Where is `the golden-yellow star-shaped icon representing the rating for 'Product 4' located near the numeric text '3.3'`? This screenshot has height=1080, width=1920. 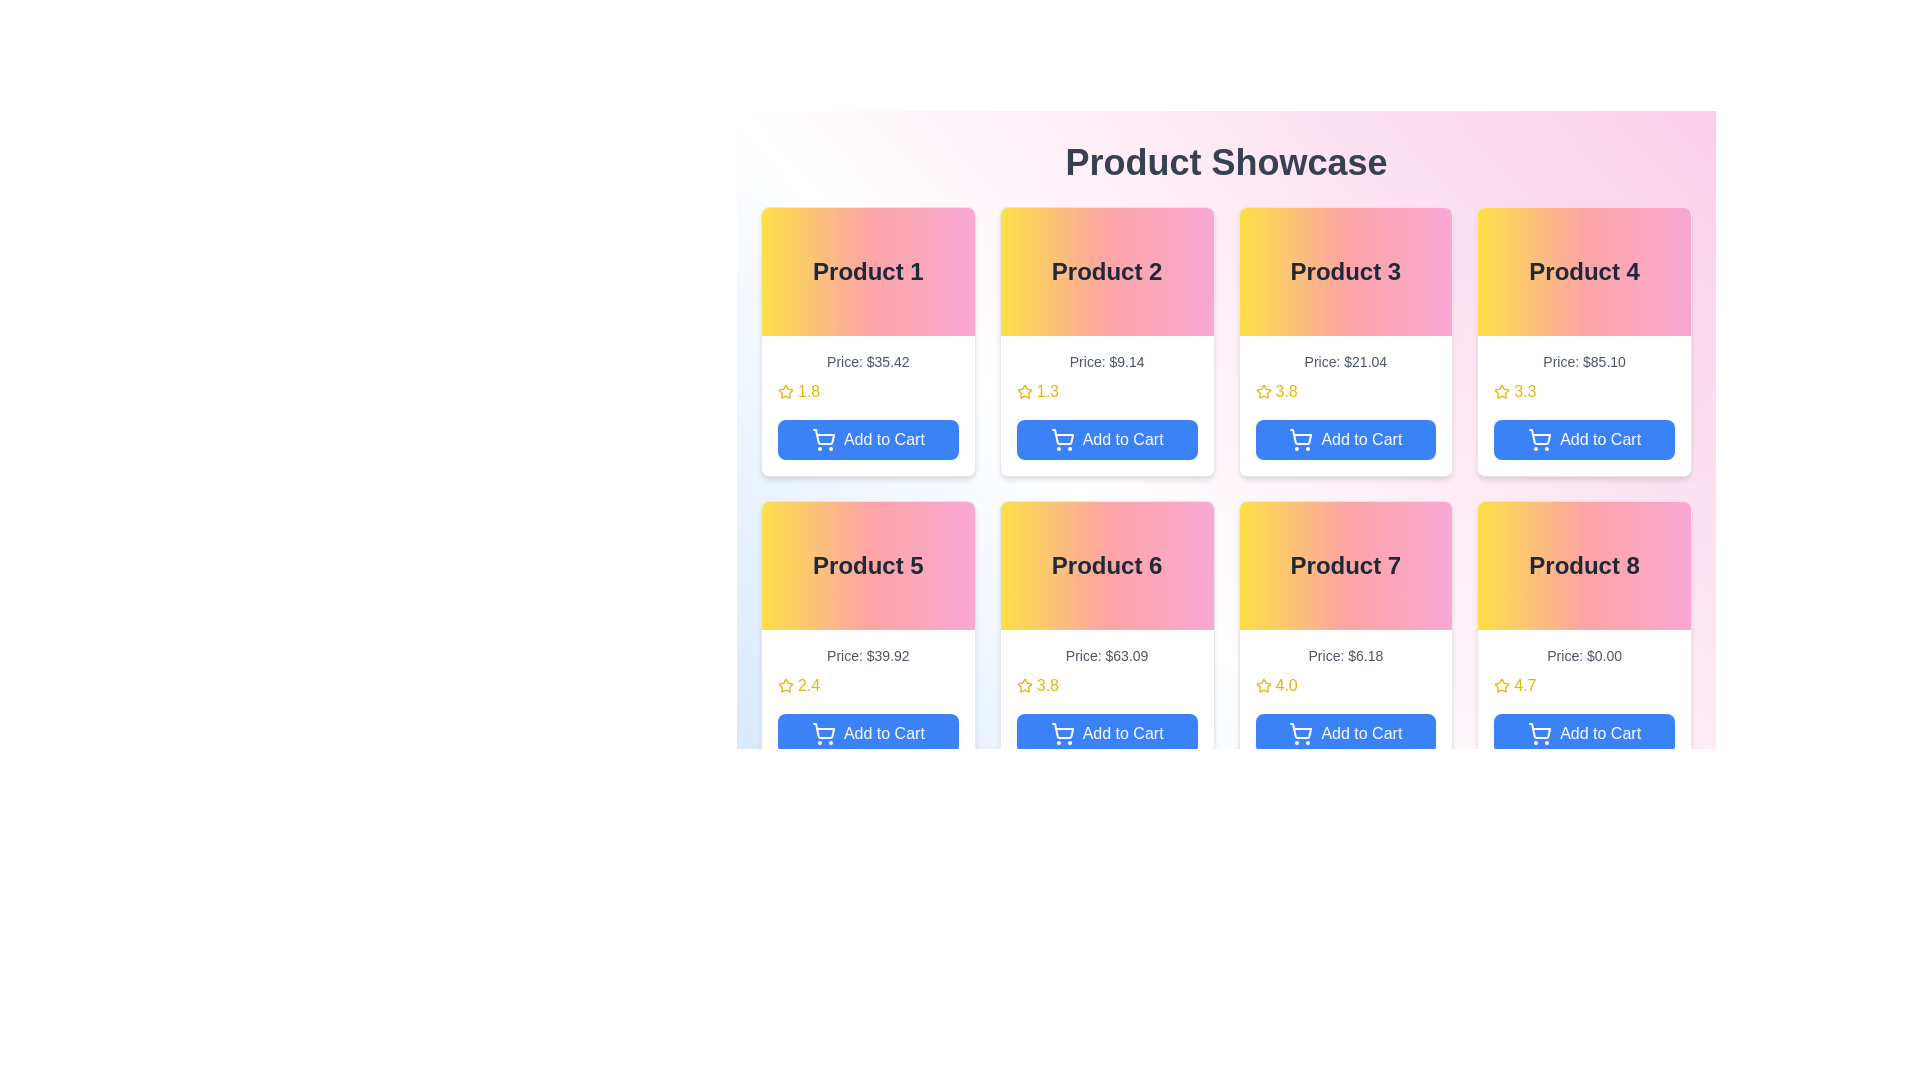
the golden-yellow star-shaped icon representing the rating for 'Product 4' located near the numeric text '3.3' is located at coordinates (1502, 392).